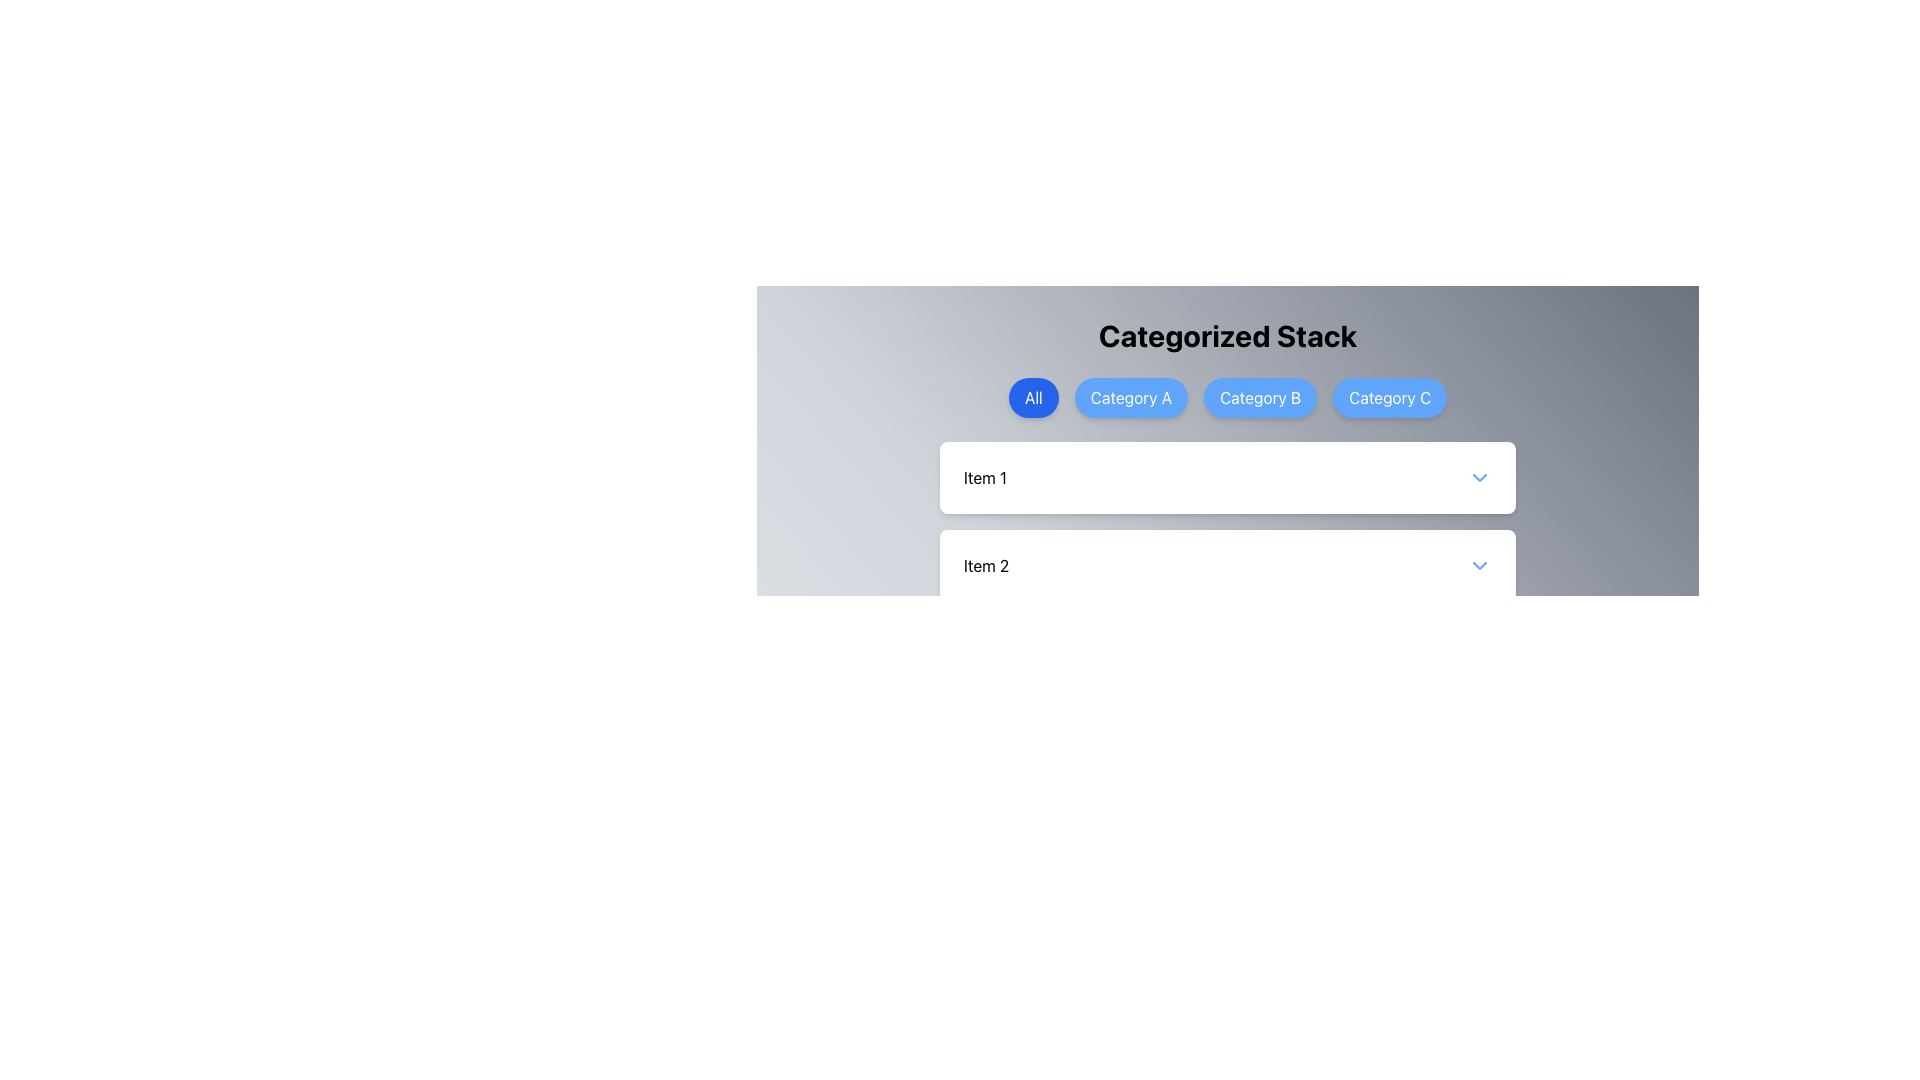  Describe the element at coordinates (1389, 397) in the screenshot. I see `the filter button for 'Category C', which is the last button in a group of four horizontally aligned buttons located in the upper center of the interface` at that location.